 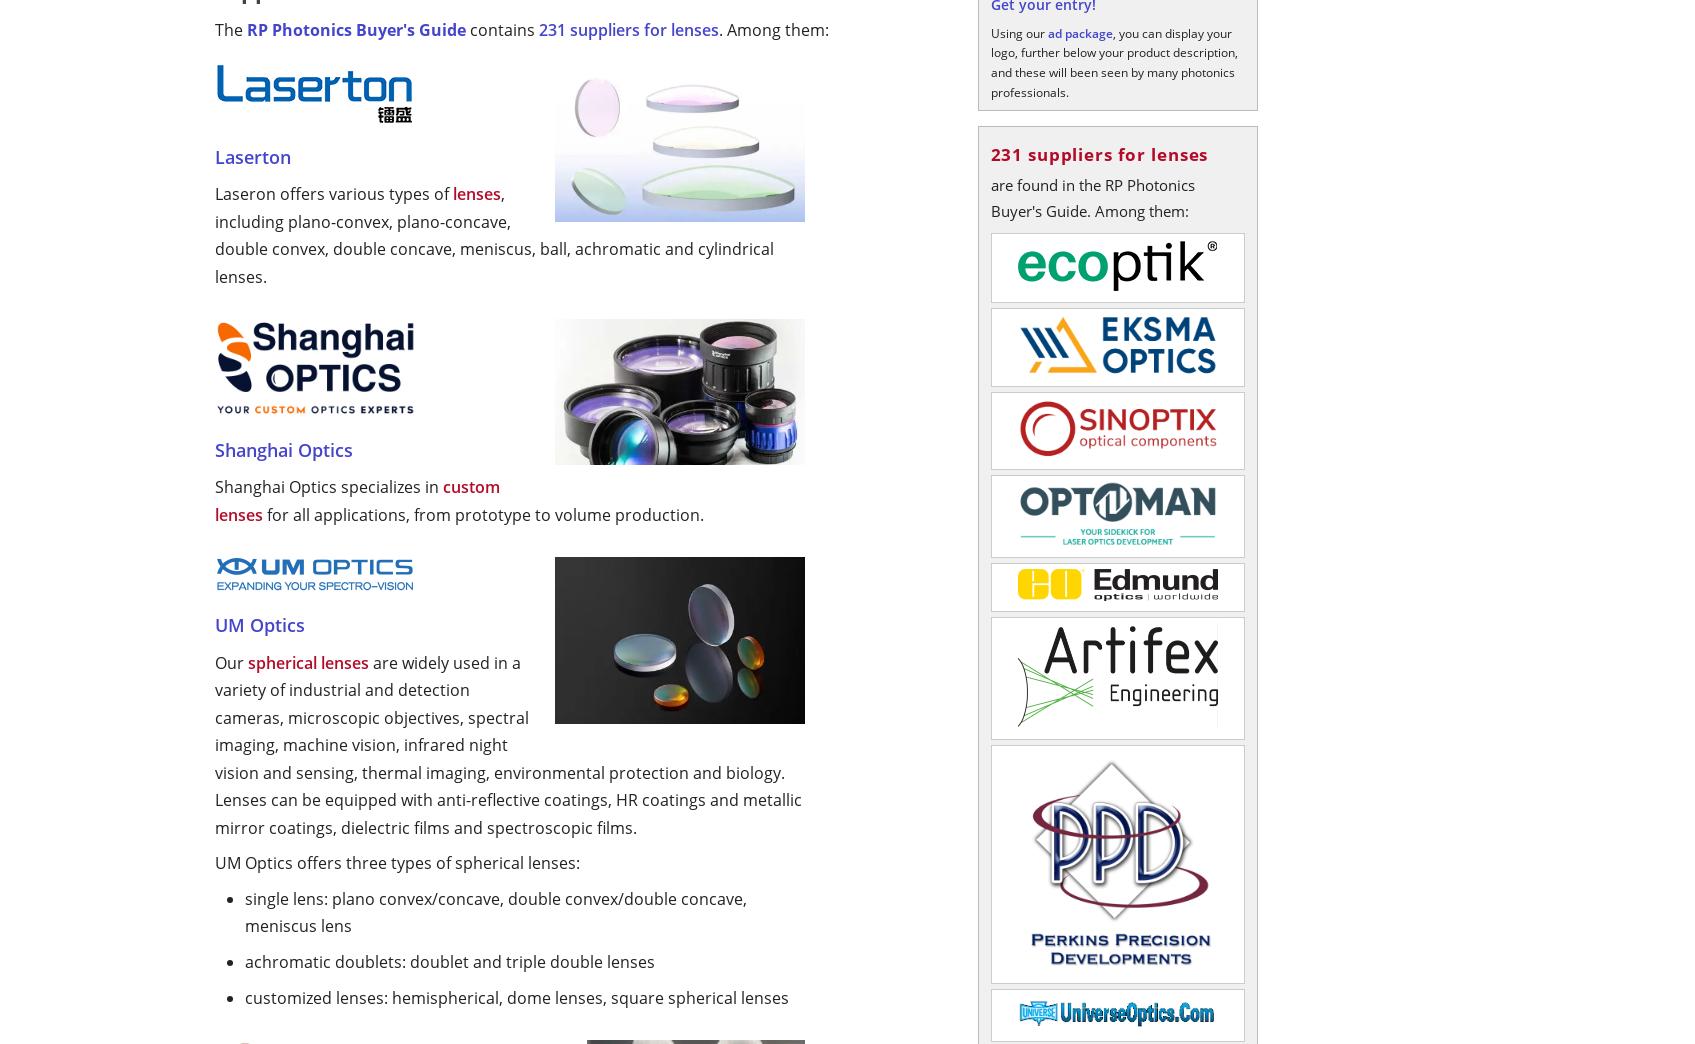 What do you see at coordinates (475, 192) in the screenshot?
I see `'lenses'` at bounding box center [475, 192].